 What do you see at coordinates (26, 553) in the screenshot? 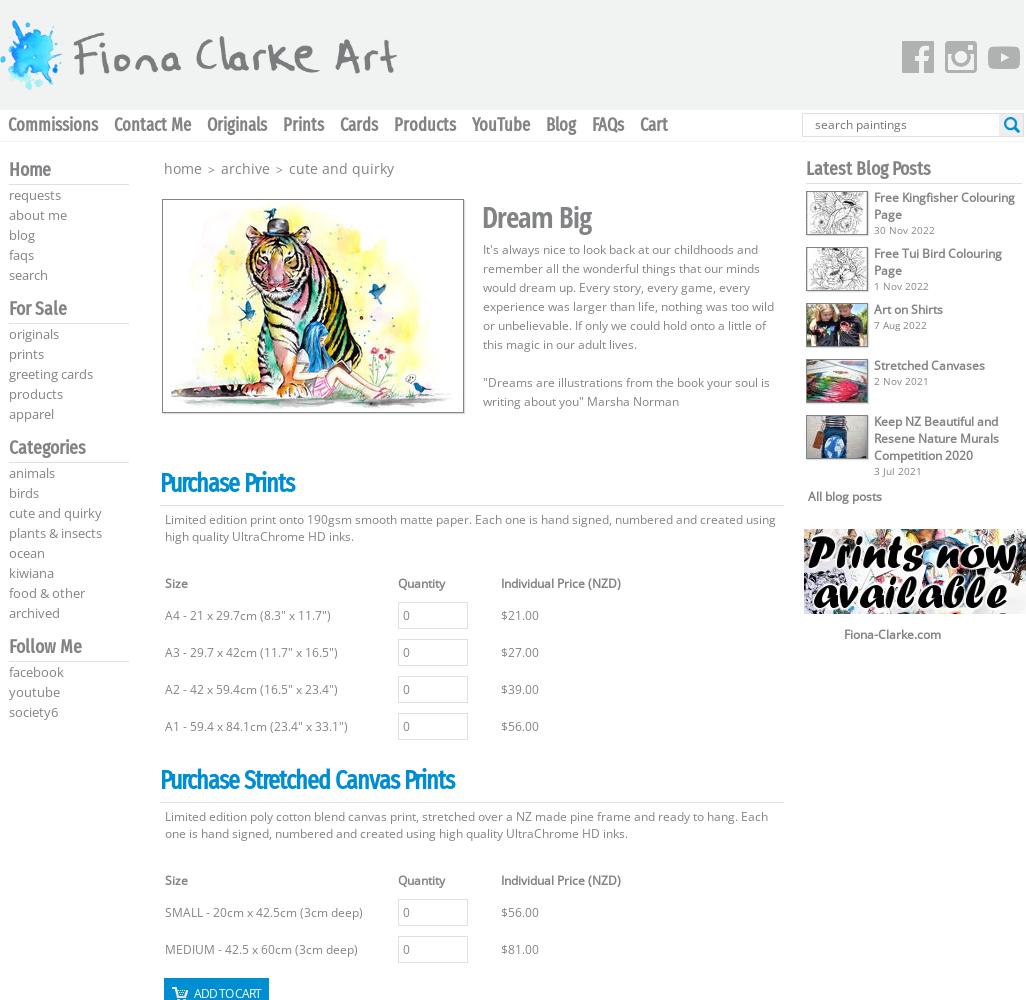
I see `'ocean'` at bounding box center [26, 553].